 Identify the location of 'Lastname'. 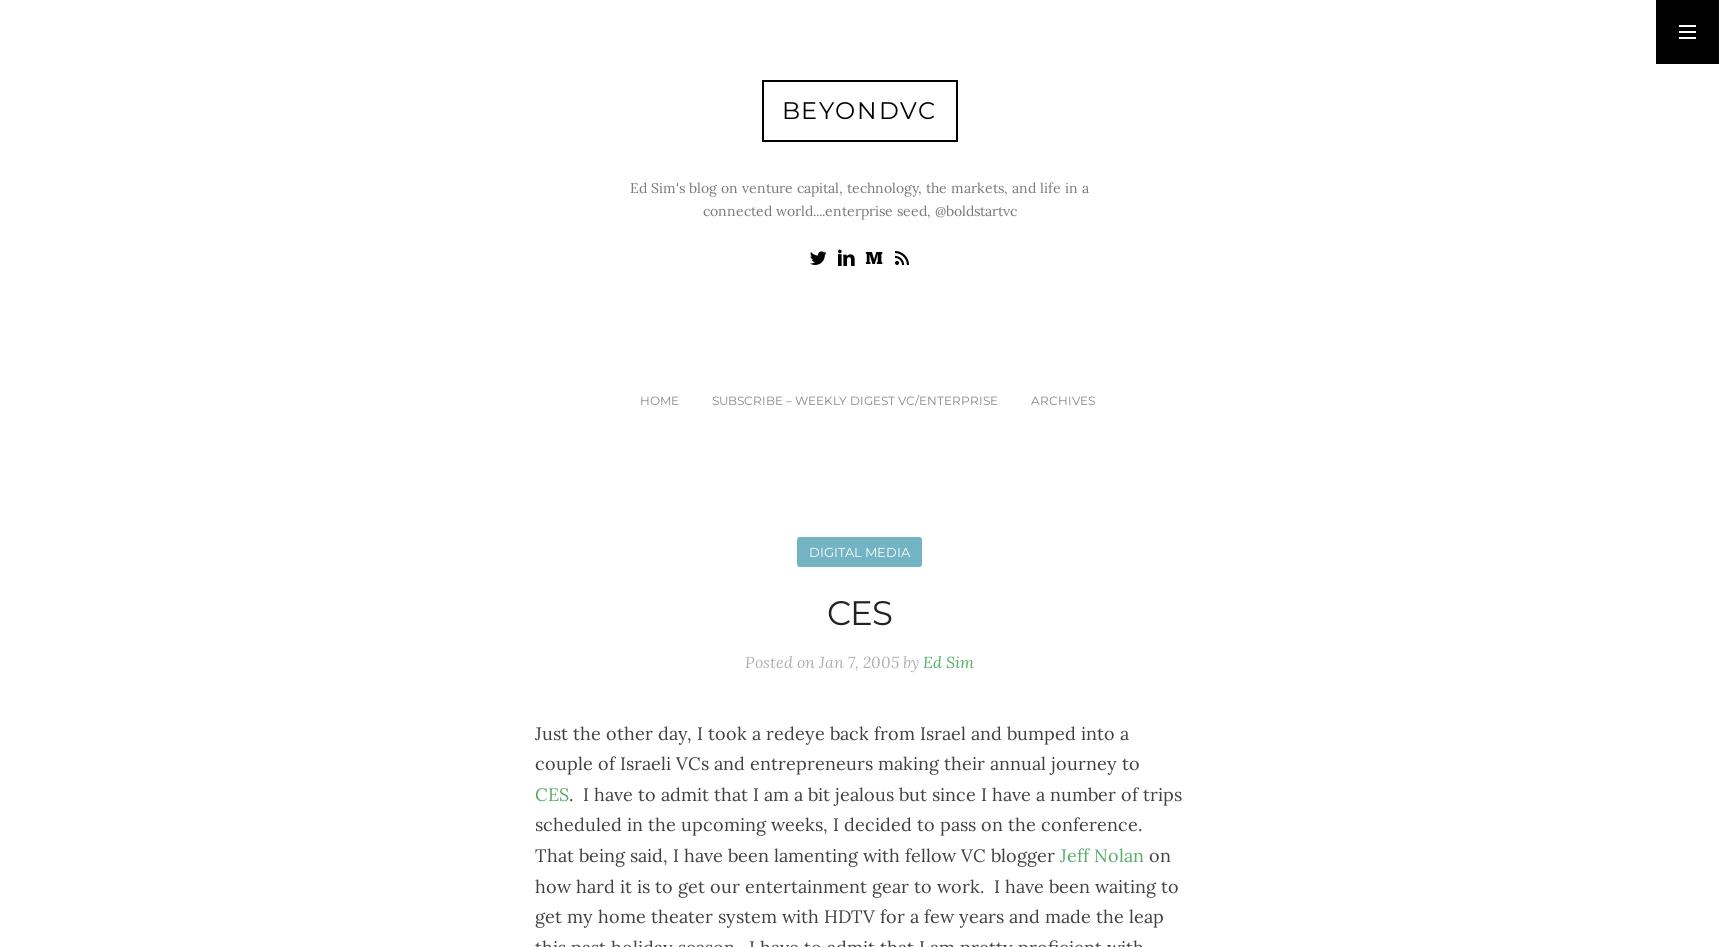
(1419, 596).